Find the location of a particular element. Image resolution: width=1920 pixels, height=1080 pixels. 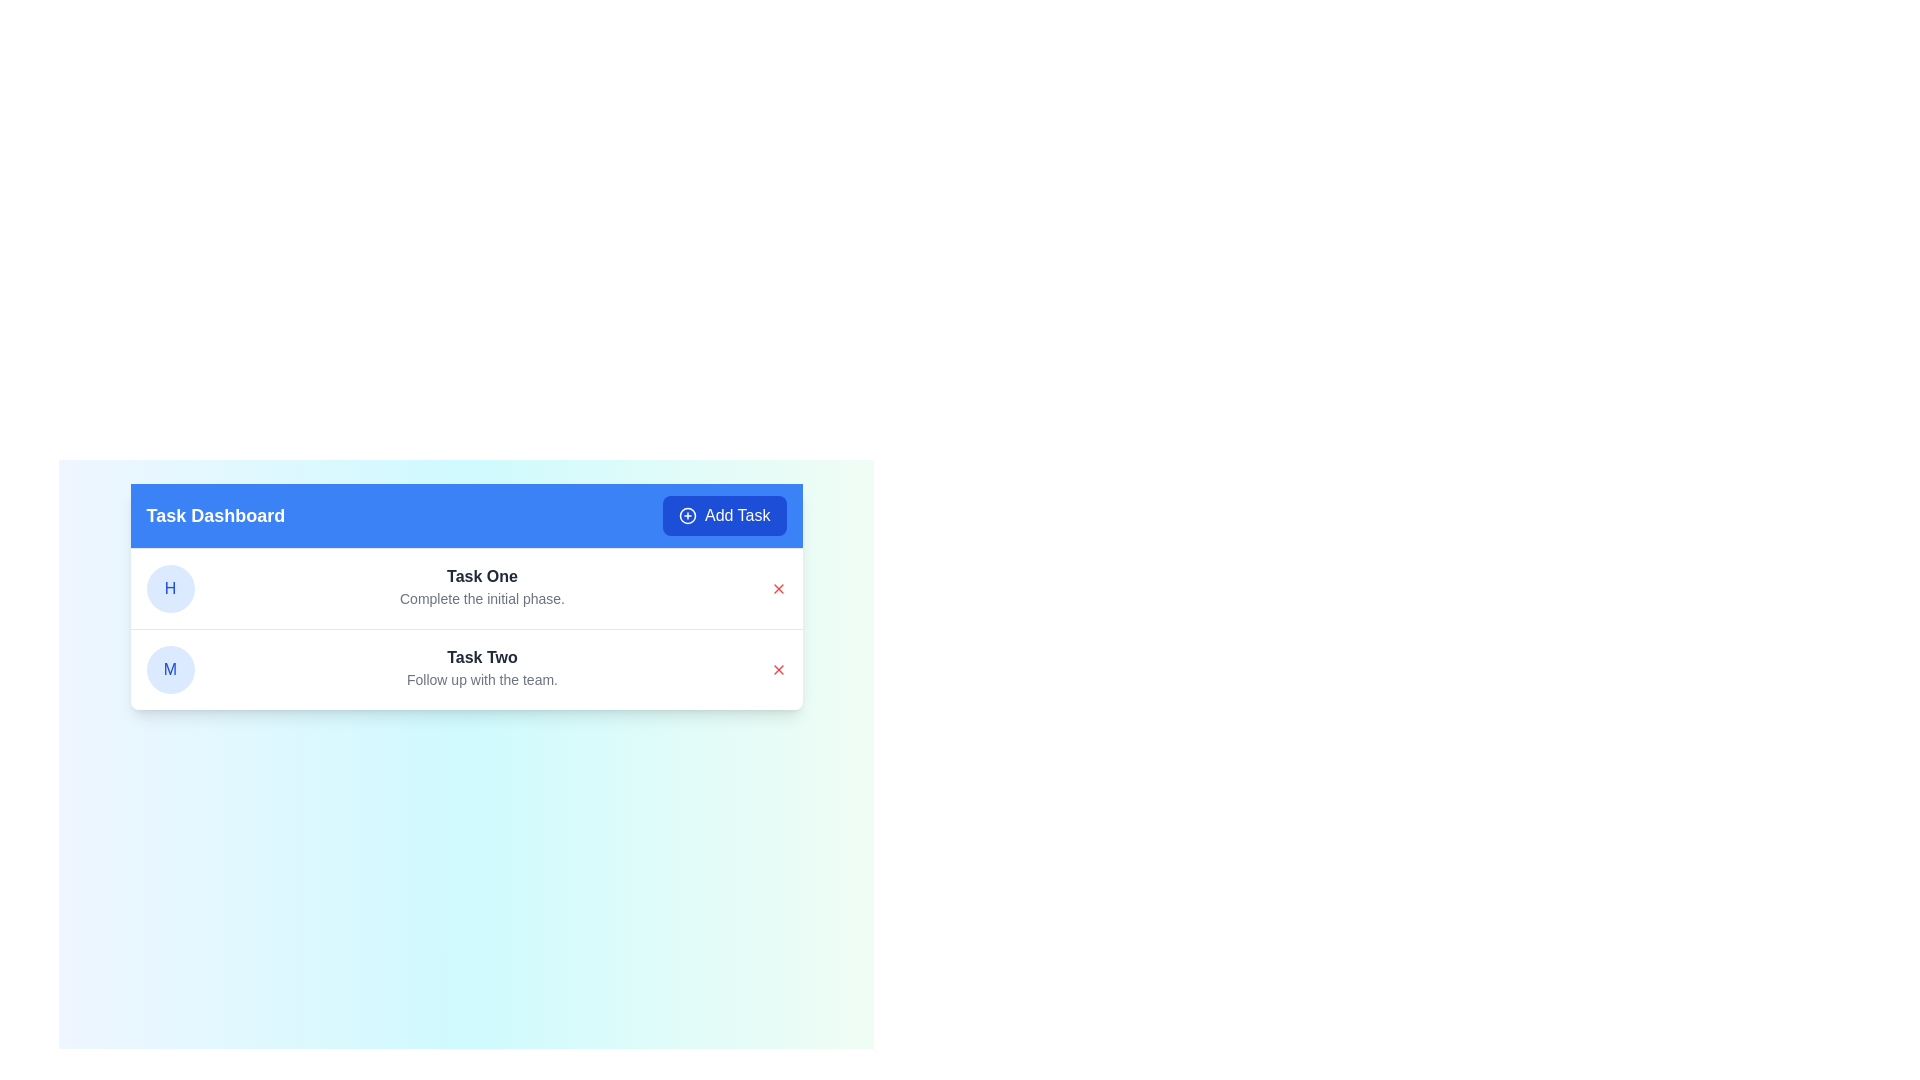

the delete button (icon styled) located in the rightmost position of the 'Task Two' row is located at coordinates (777, 670).